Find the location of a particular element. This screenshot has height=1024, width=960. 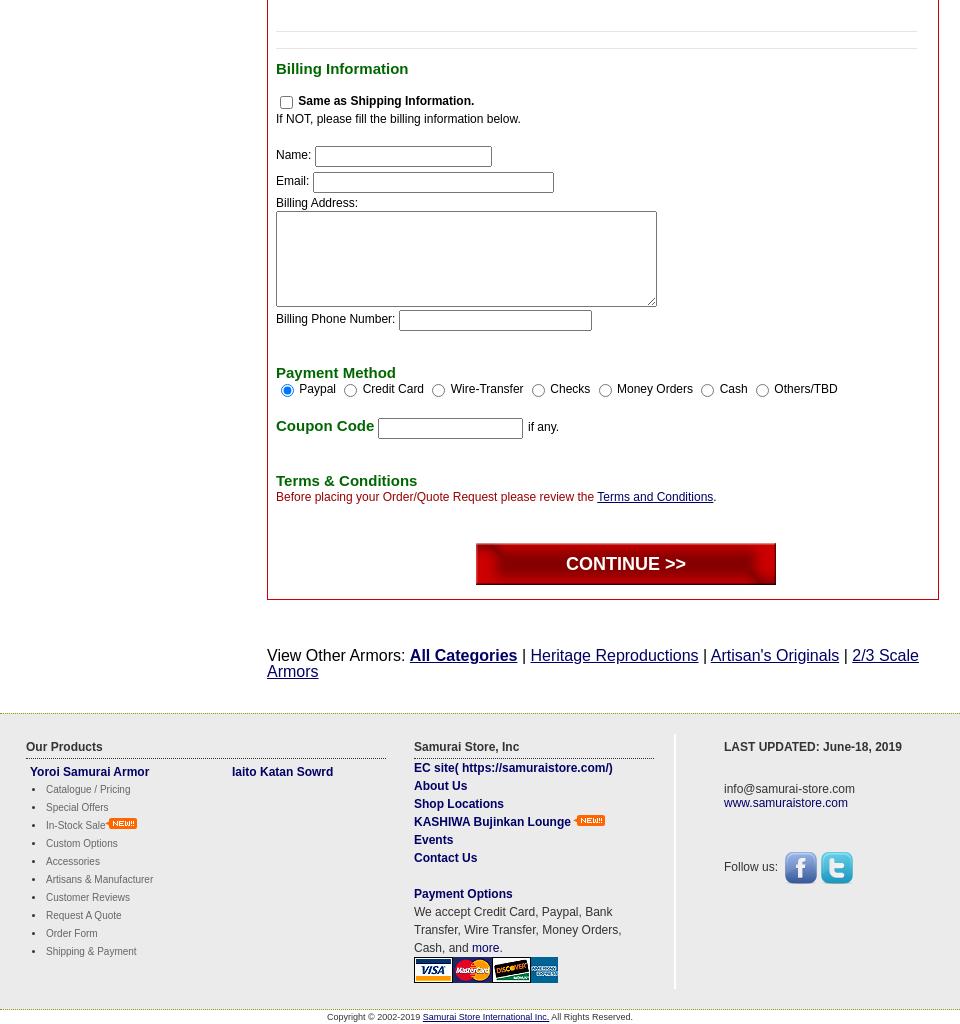

'About Us' is located at coordinates (440, 784).